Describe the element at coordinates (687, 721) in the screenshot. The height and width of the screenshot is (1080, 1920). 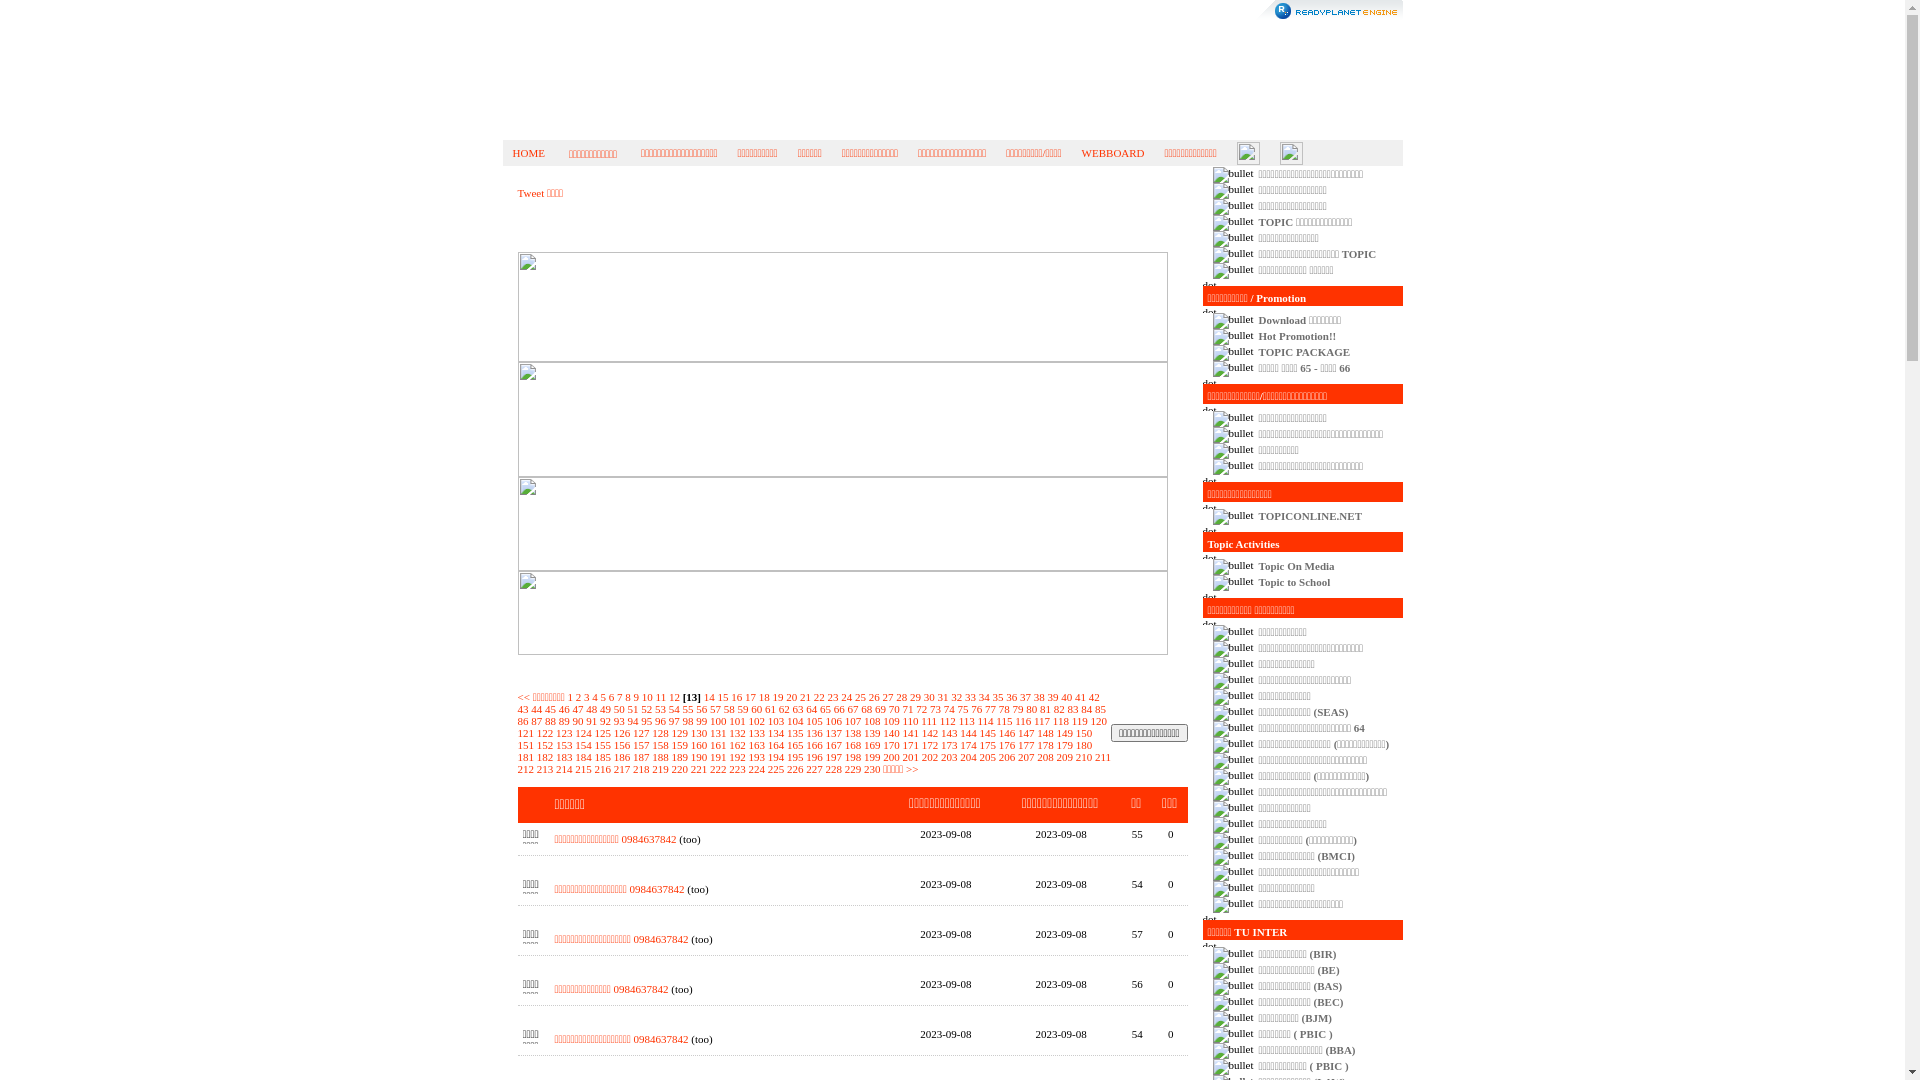
I see `'98'` at that location.